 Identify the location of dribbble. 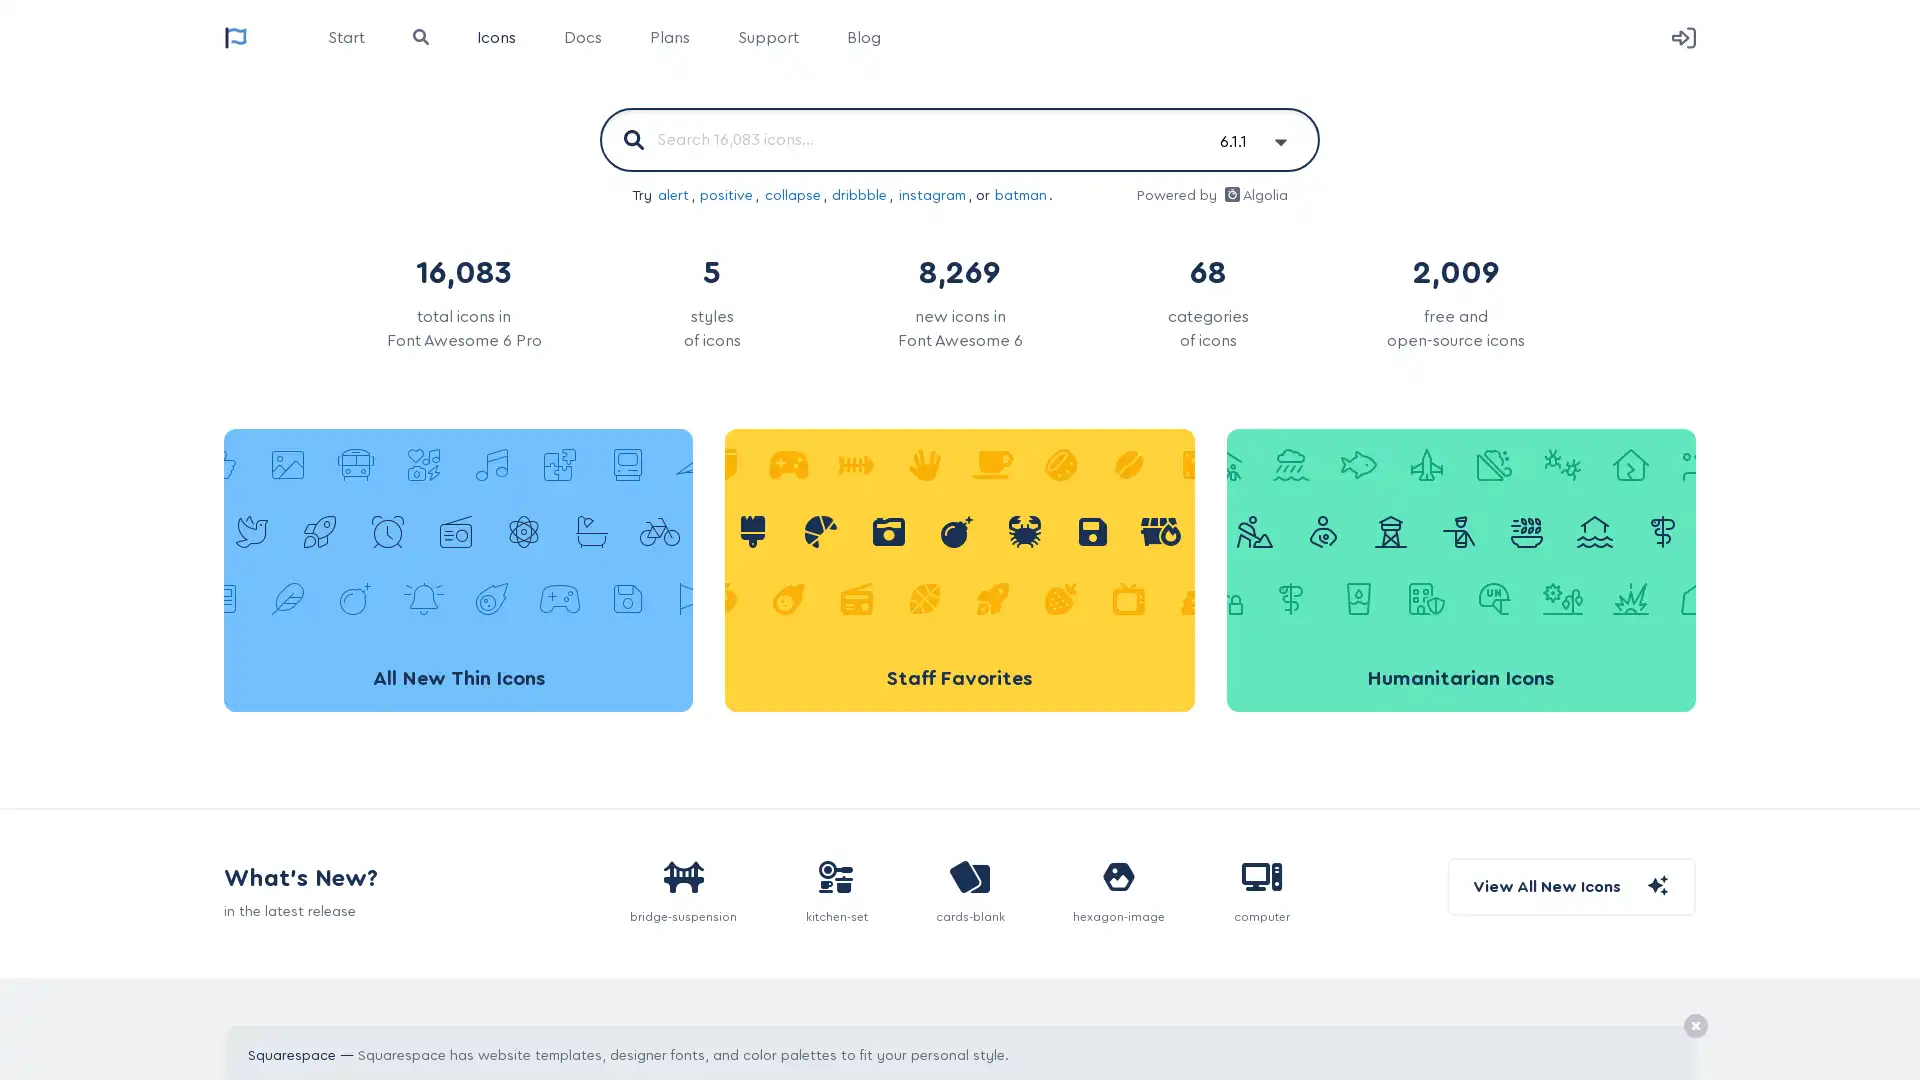
(859, 196).